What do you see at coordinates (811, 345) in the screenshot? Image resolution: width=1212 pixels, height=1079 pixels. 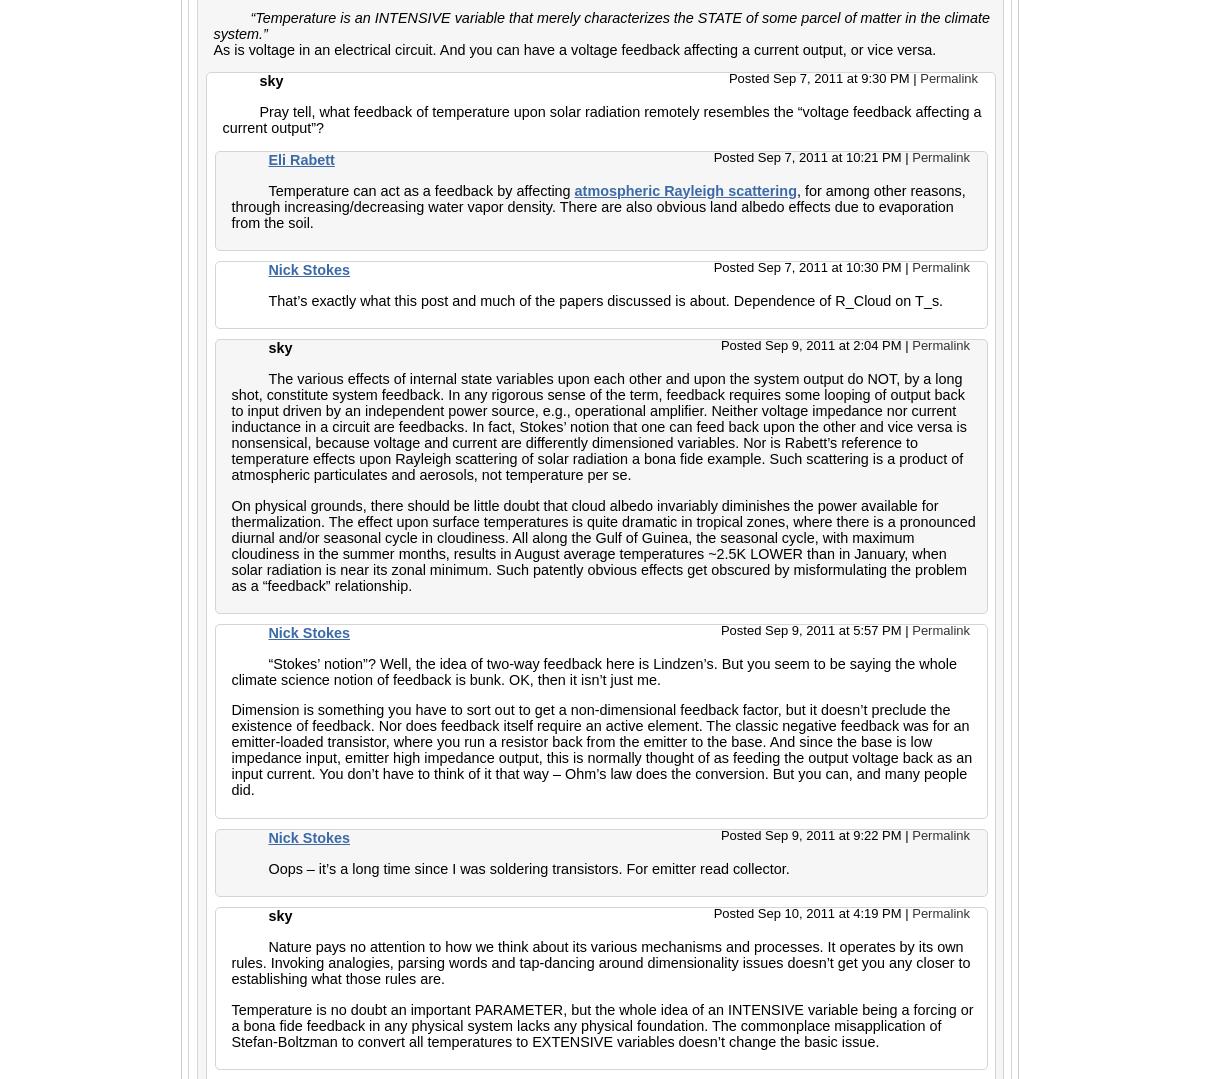 I see `'Posted Sep 9, 2011 at 2:04 PM'` at bounding box center [811, 345].